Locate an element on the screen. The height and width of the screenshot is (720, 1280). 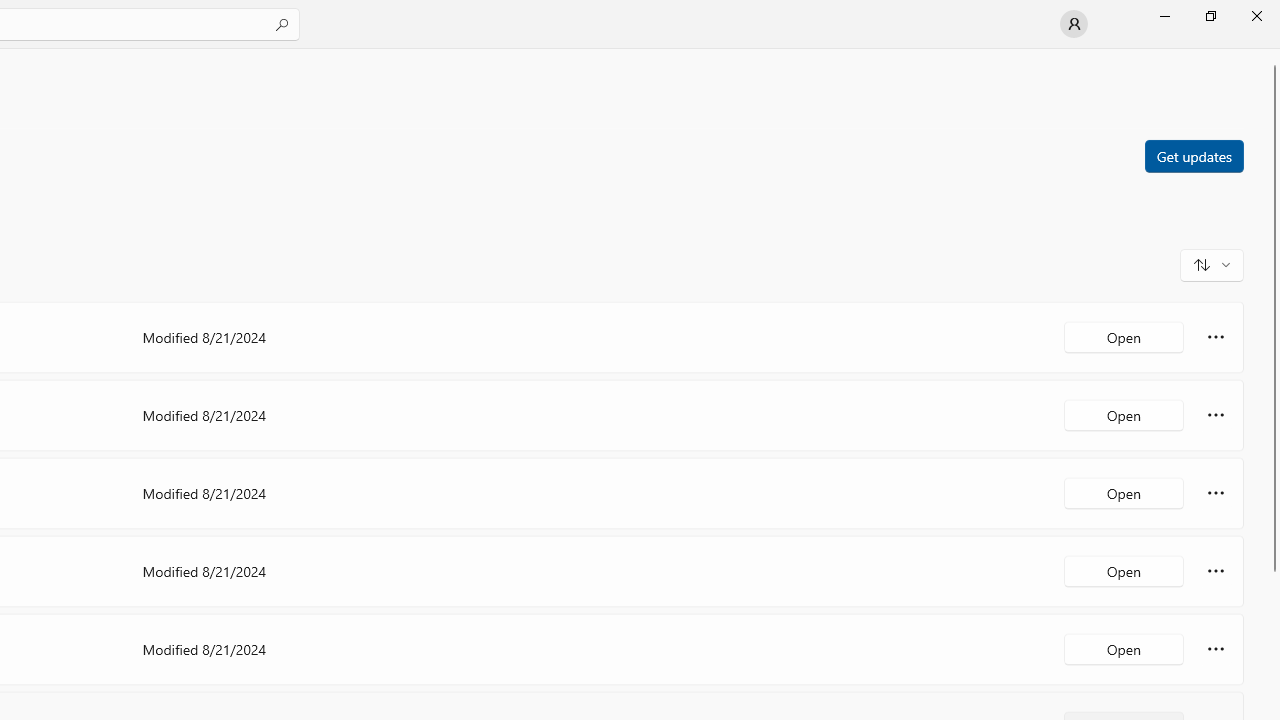
'Restore Microsoft Store' is located at coordinates (1209, 15).